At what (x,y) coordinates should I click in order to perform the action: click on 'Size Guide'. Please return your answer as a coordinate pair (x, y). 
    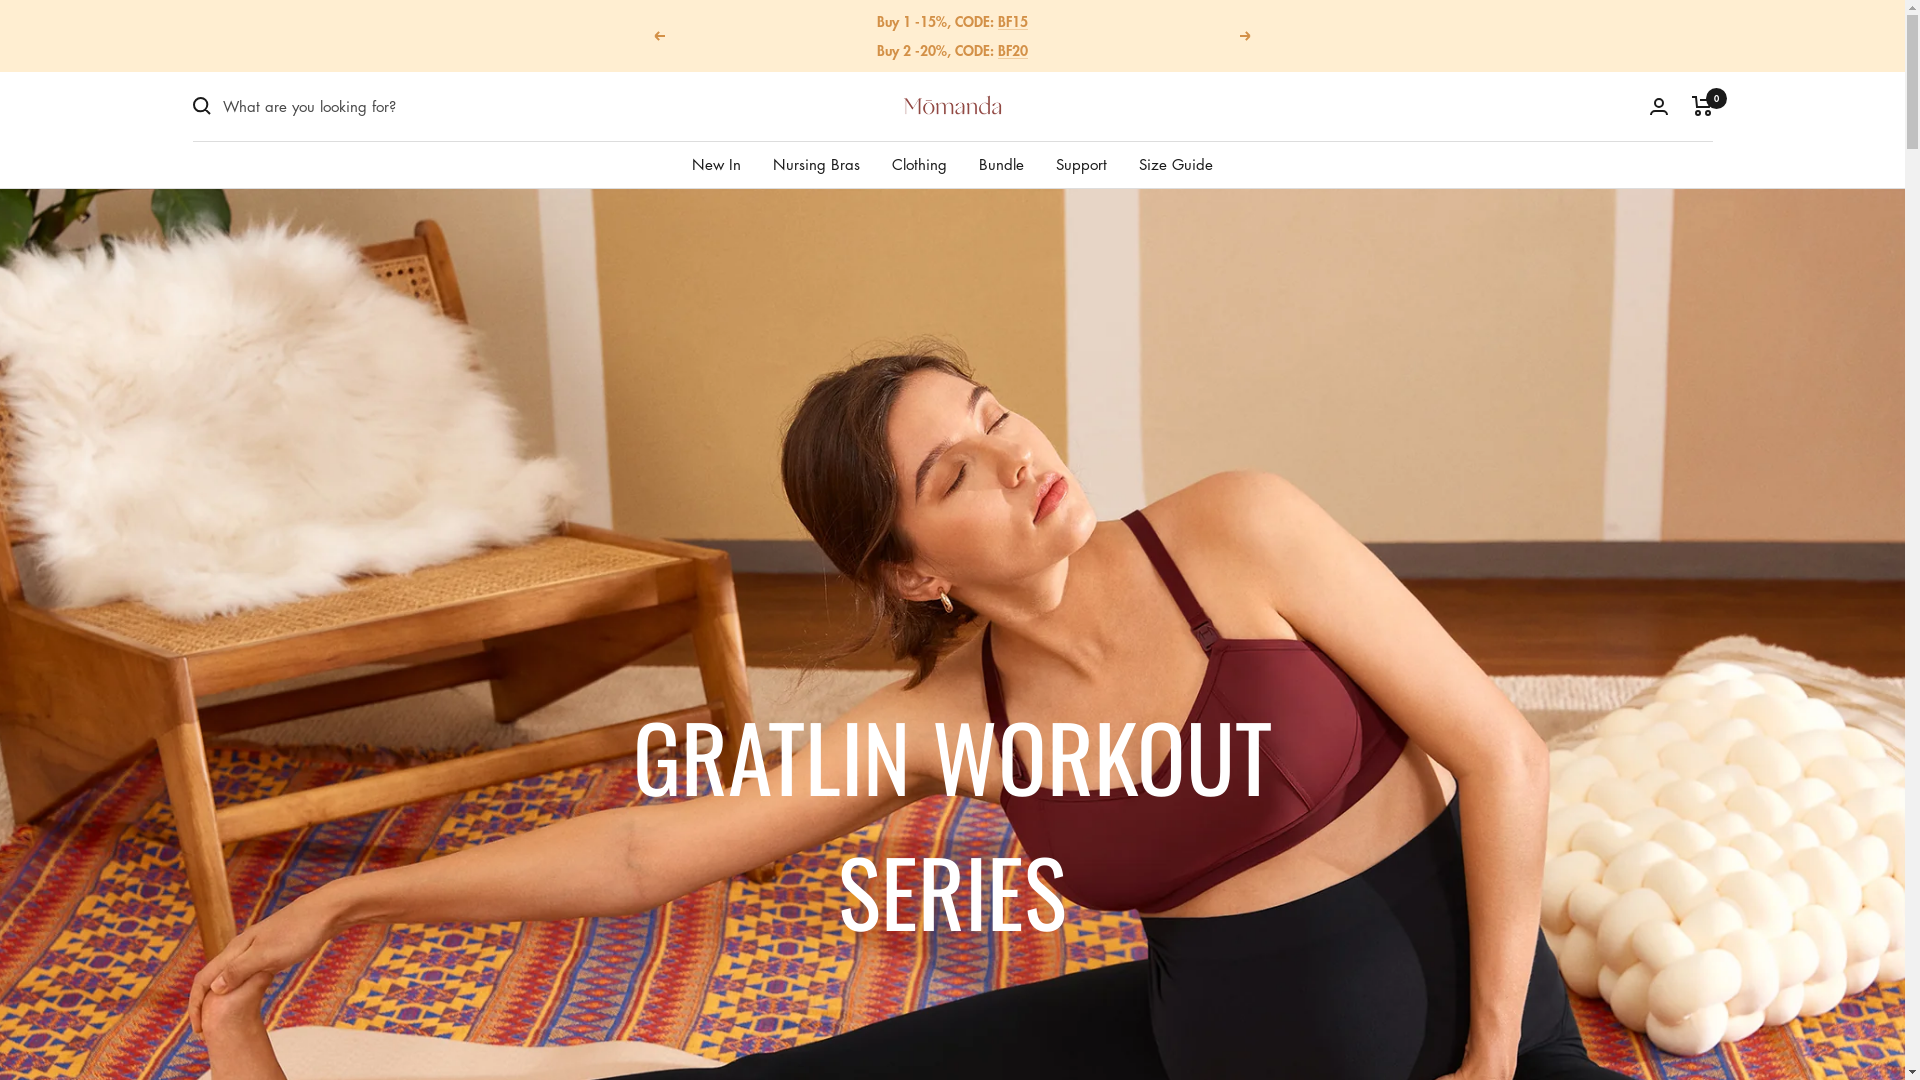
    Looking at the image, I should click on (1176, 161).